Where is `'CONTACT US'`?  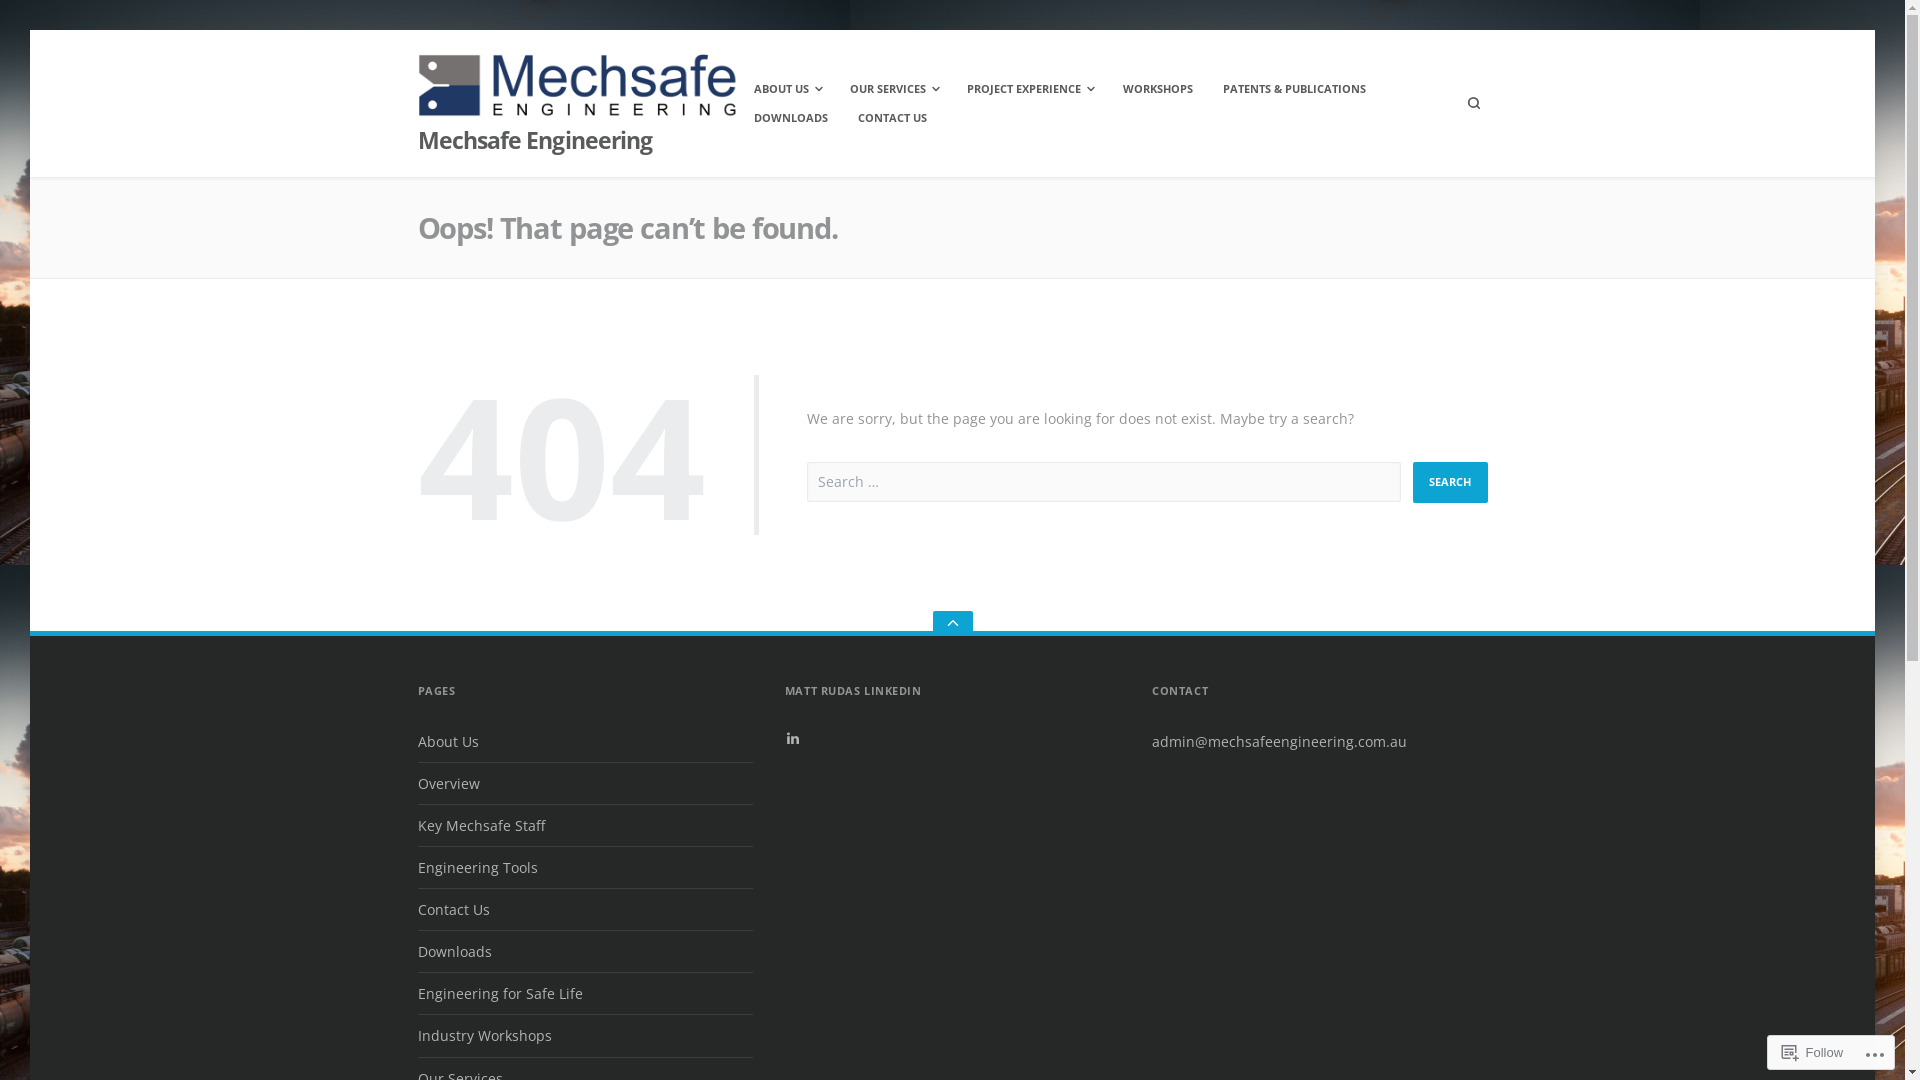
'CONTACT US' is located at coordinates (845, 118).